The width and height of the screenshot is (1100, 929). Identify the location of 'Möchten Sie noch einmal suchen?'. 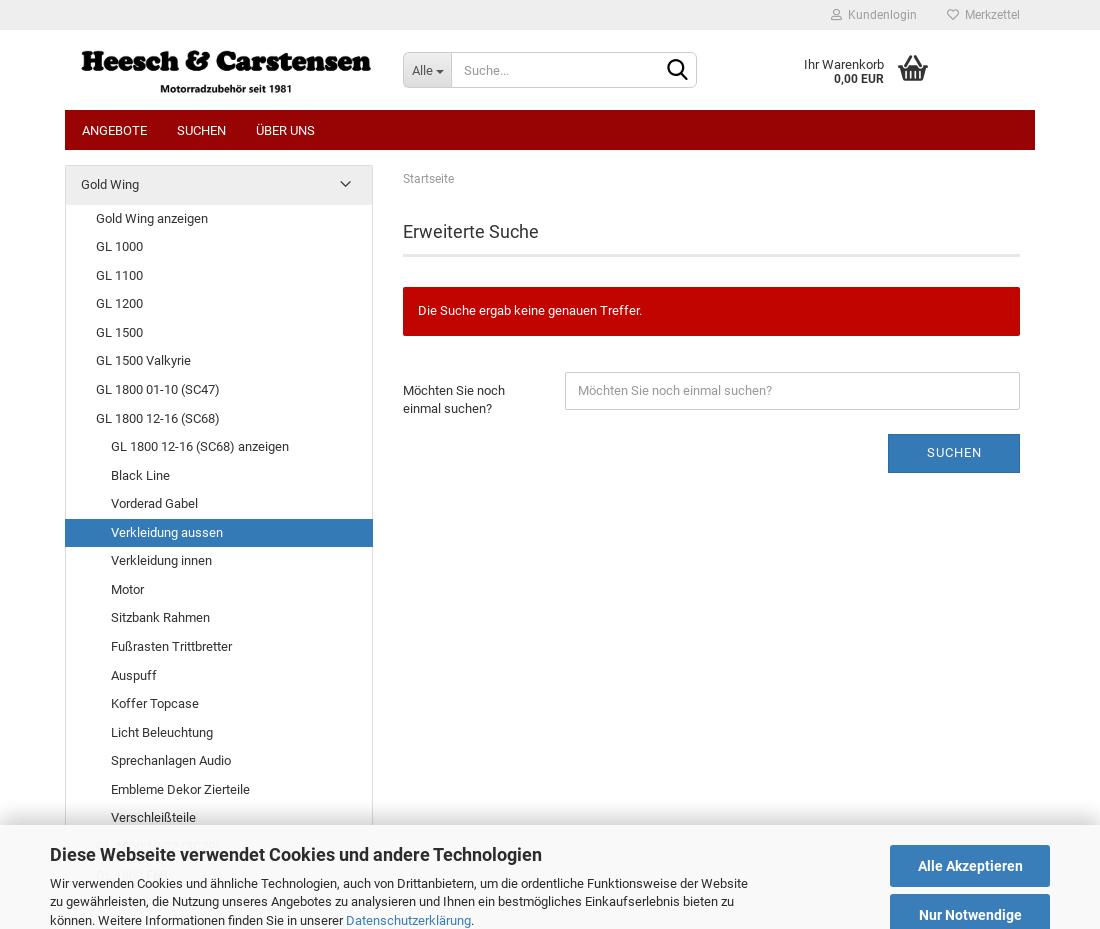
(403, 398).